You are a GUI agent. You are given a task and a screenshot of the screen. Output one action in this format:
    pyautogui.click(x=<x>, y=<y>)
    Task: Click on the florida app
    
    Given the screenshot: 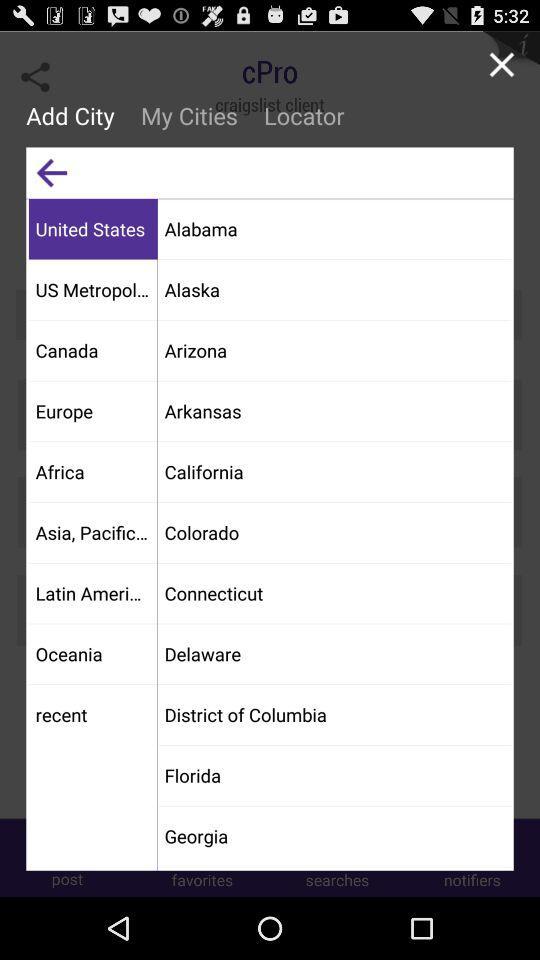 What is the action you would take?
    pyautogui.click(x=334, y=774)
    